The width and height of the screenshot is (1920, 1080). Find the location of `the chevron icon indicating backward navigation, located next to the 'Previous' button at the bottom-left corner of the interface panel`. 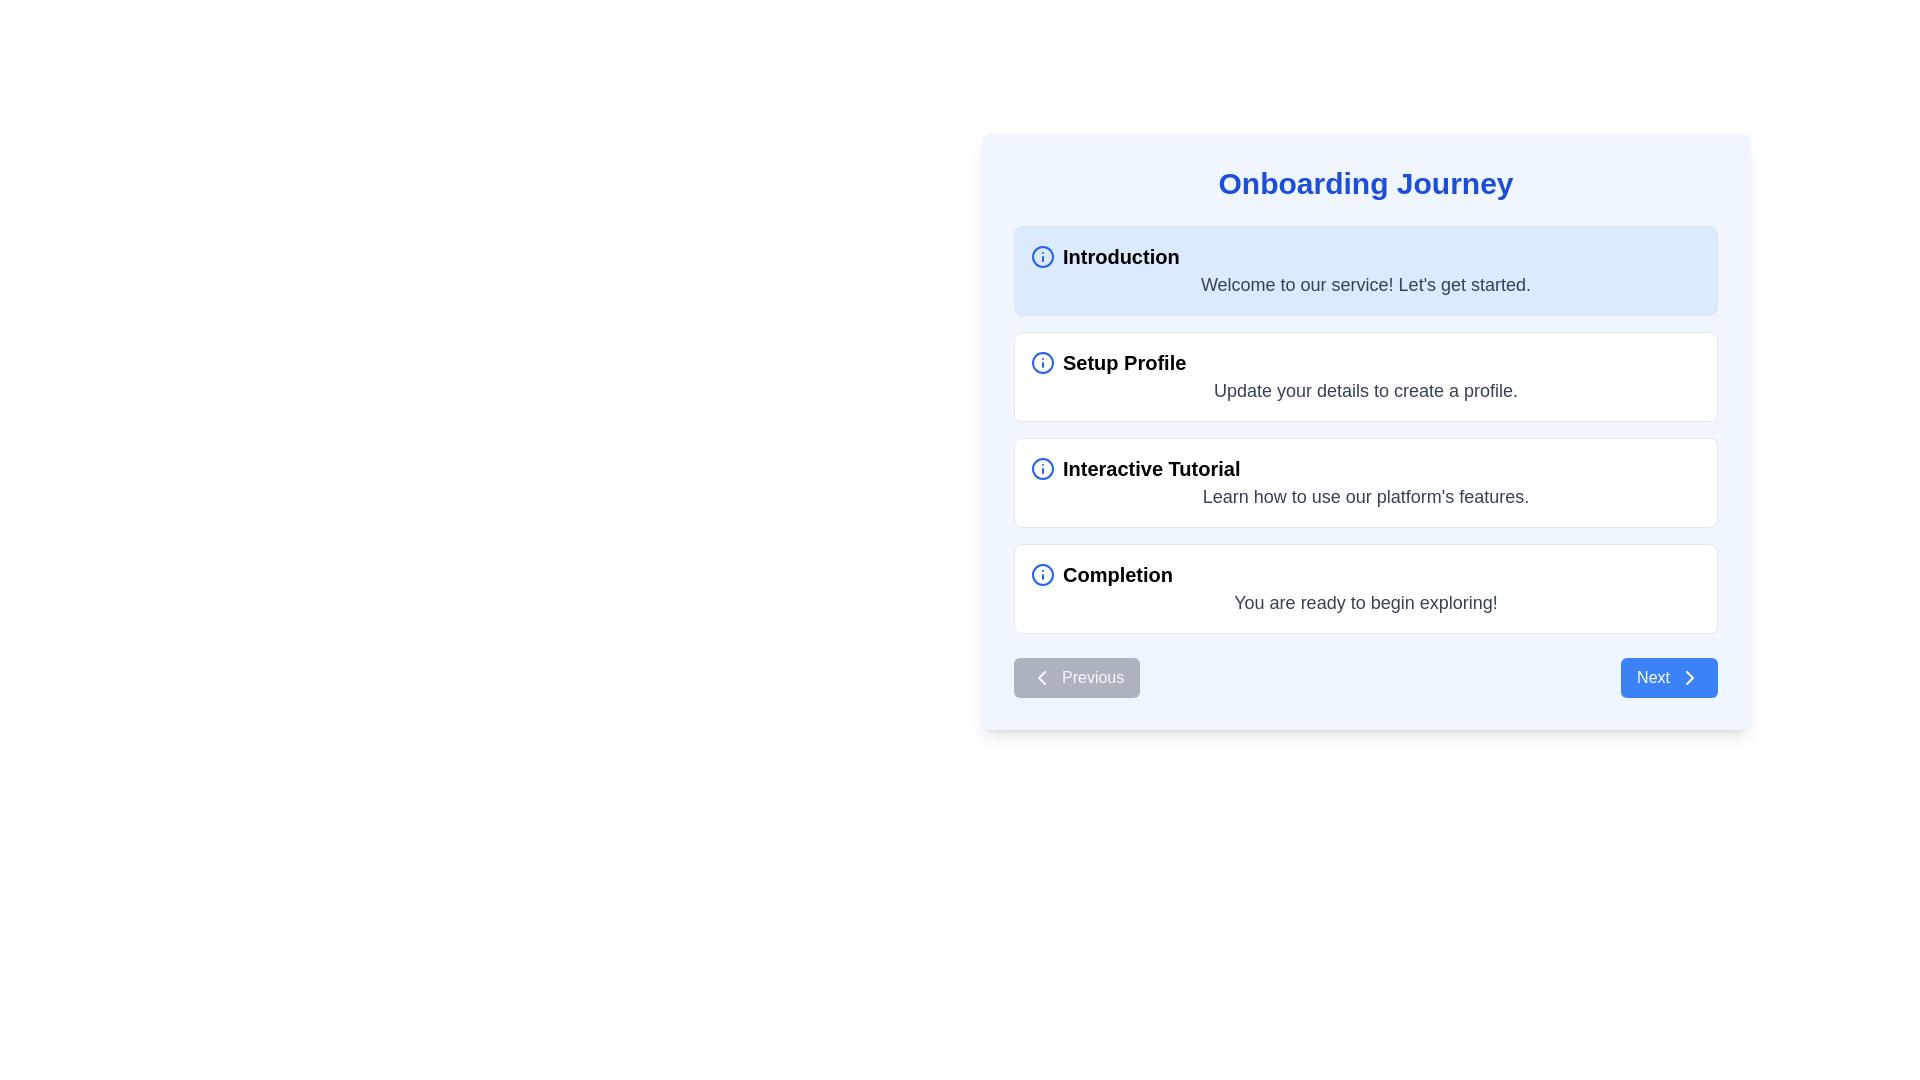

the chevron icon indicating backward navigation, located next to the 'Previous' button at the bottom-left corner of the interface panel is located at coordinates (1040, 677).